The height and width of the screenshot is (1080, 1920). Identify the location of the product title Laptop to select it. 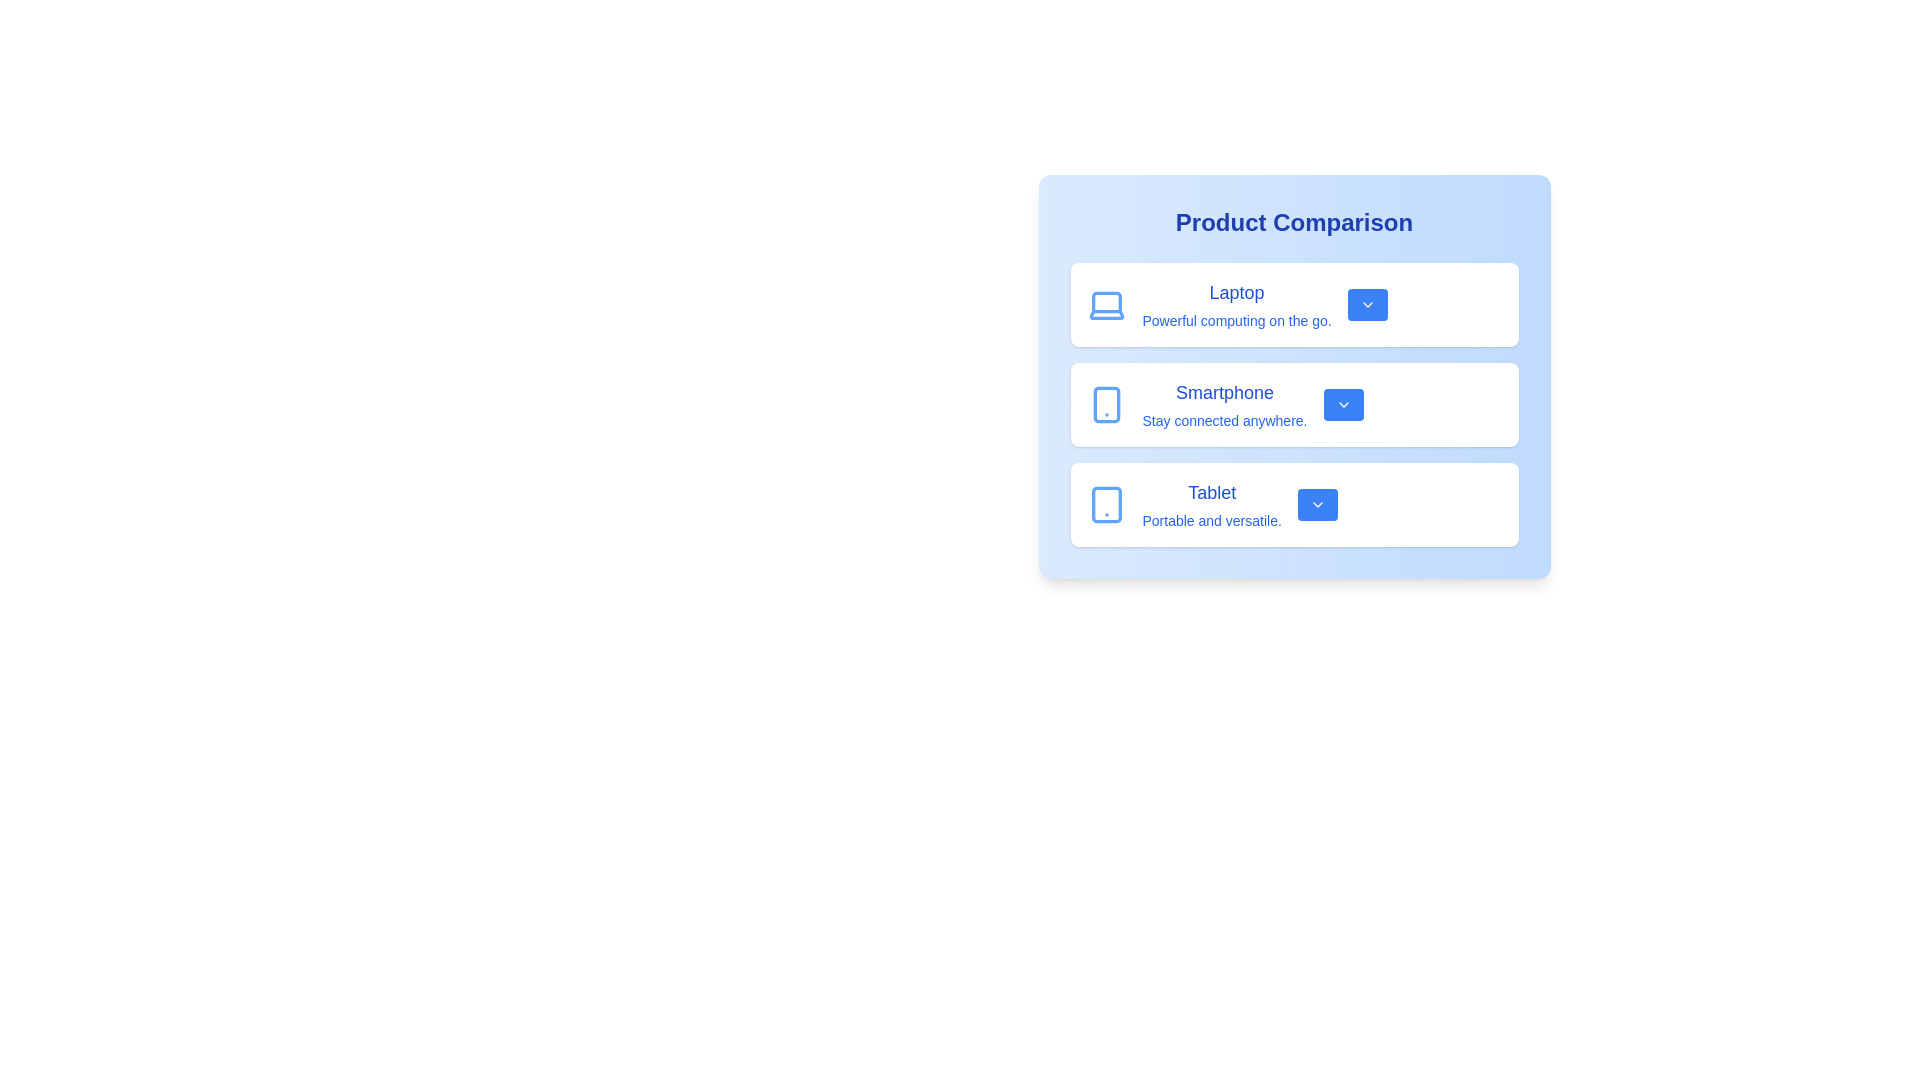
(1236, 293).